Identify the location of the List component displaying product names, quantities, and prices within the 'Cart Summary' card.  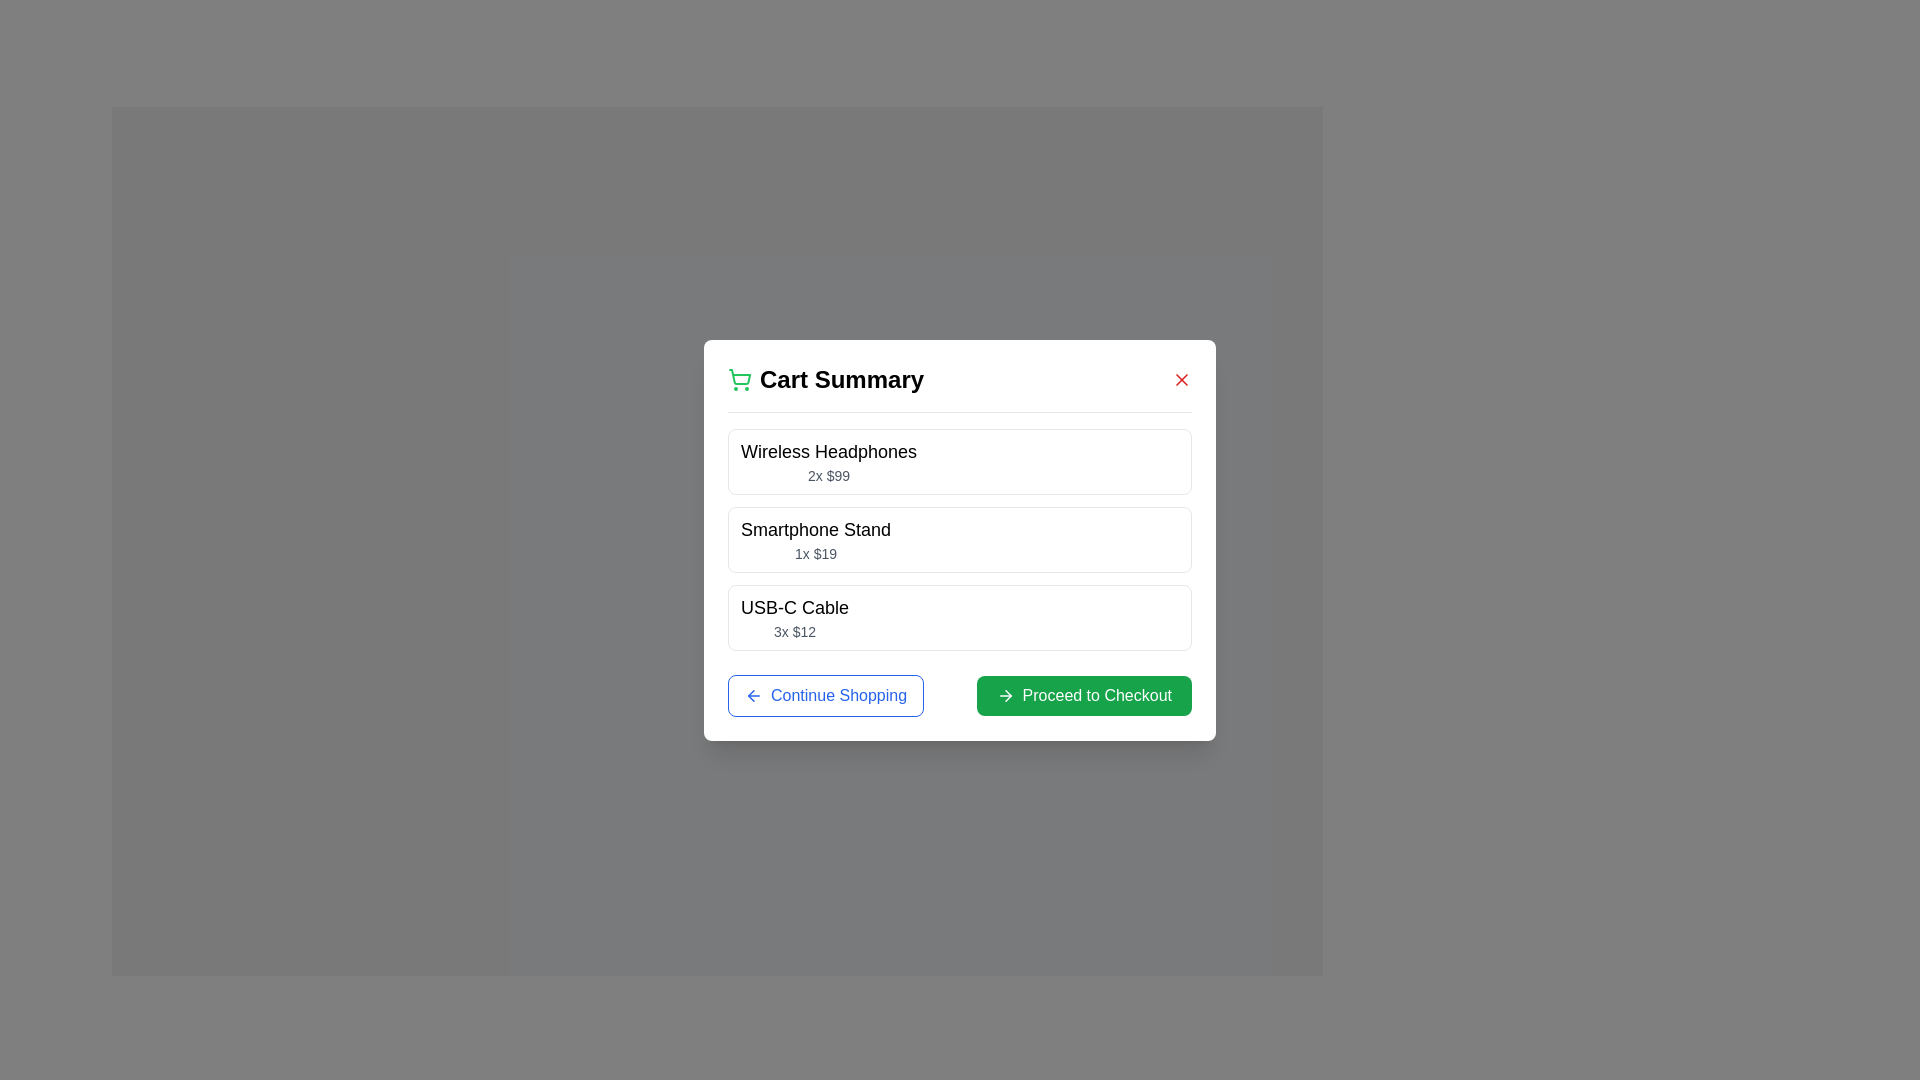
(960, 538).